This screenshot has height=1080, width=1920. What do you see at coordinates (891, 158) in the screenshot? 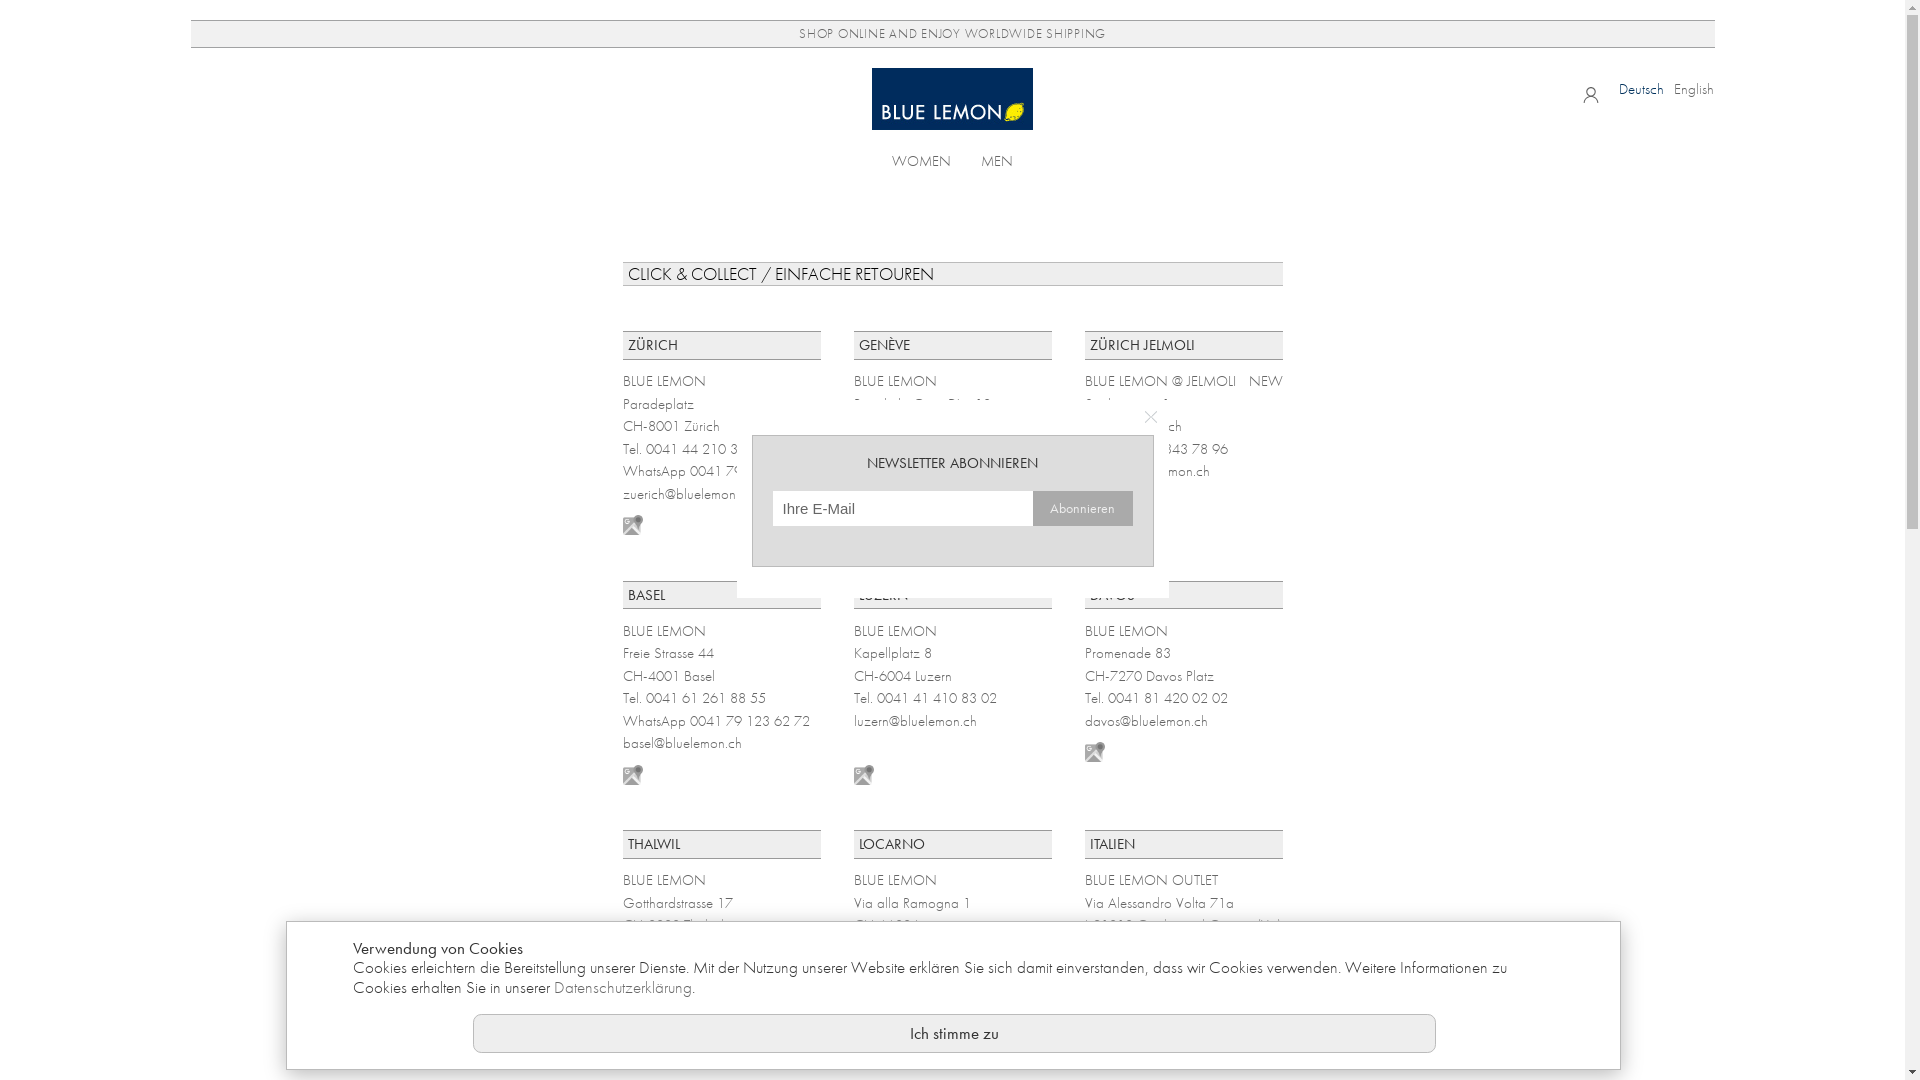
I see `'WOMEN'` at bounding box center [891, 158].